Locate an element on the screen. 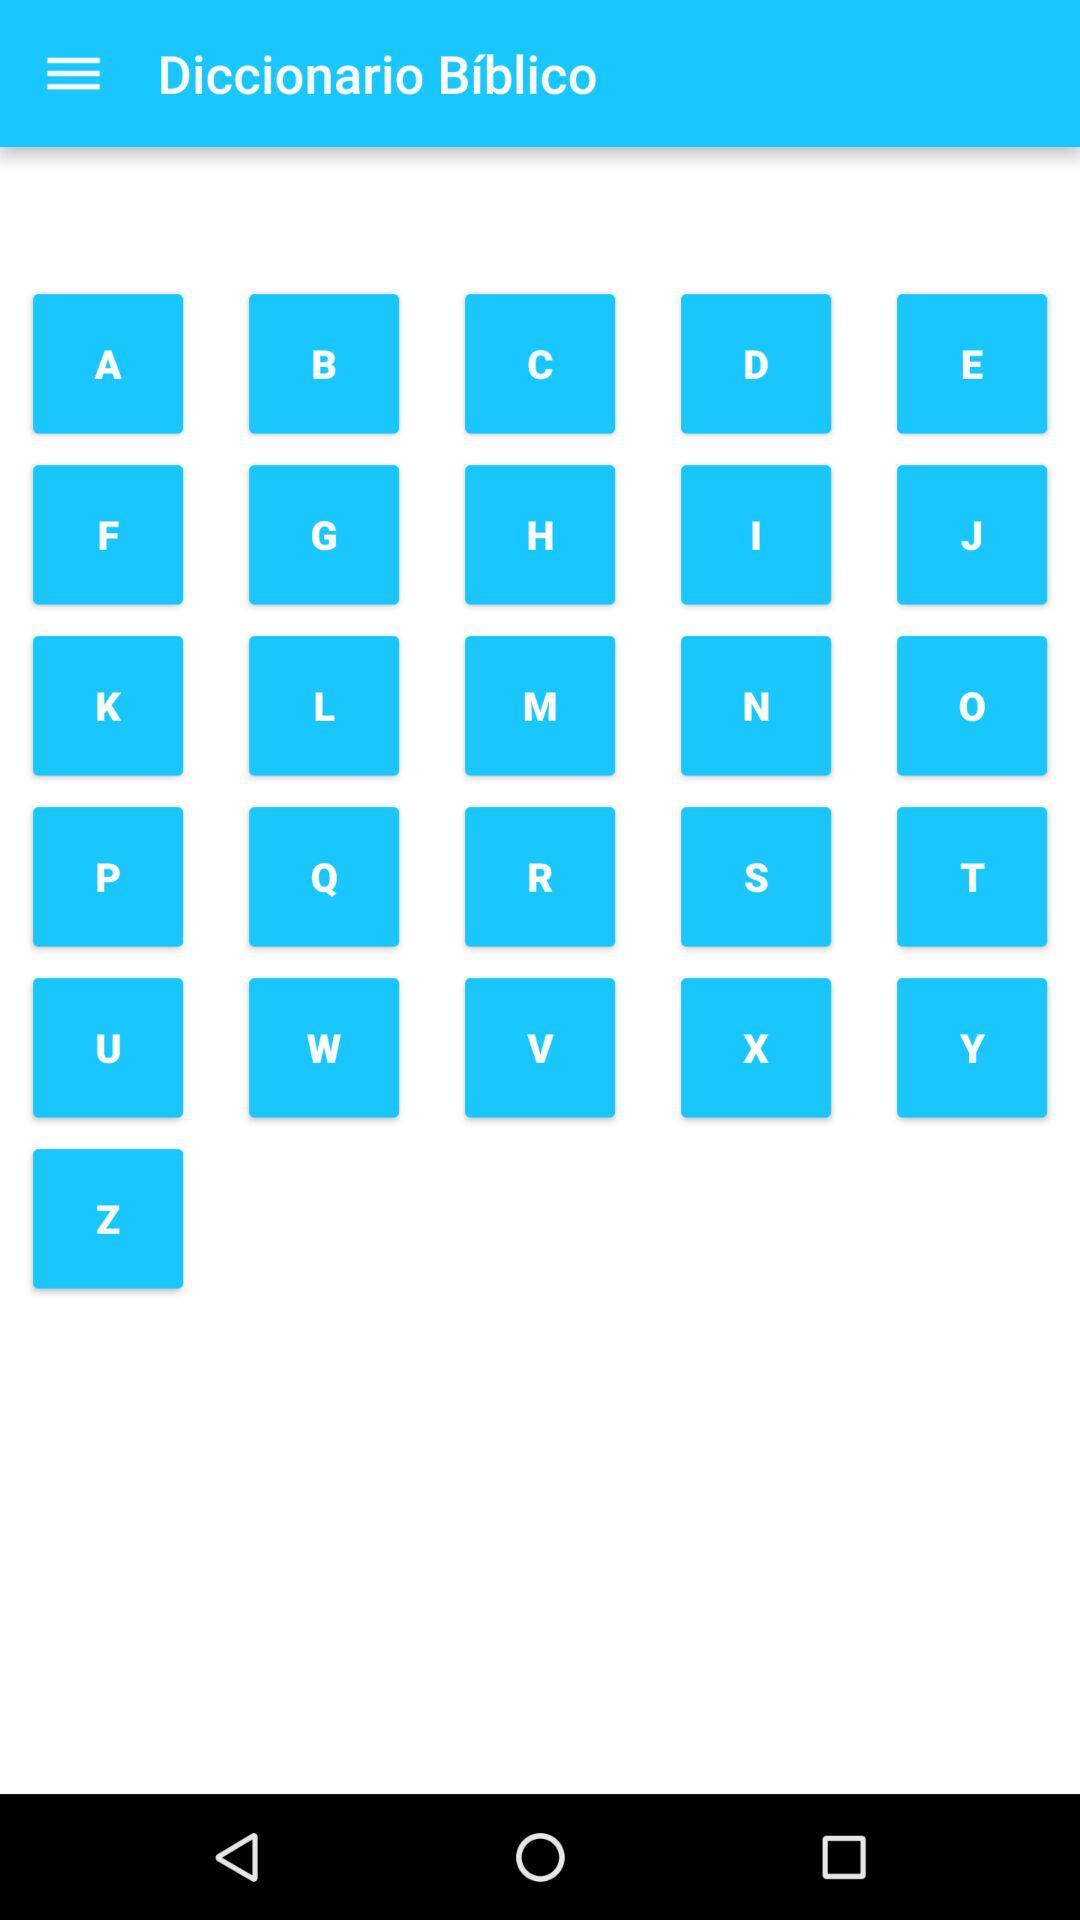  the x button is located at coordinates (756, 1046).